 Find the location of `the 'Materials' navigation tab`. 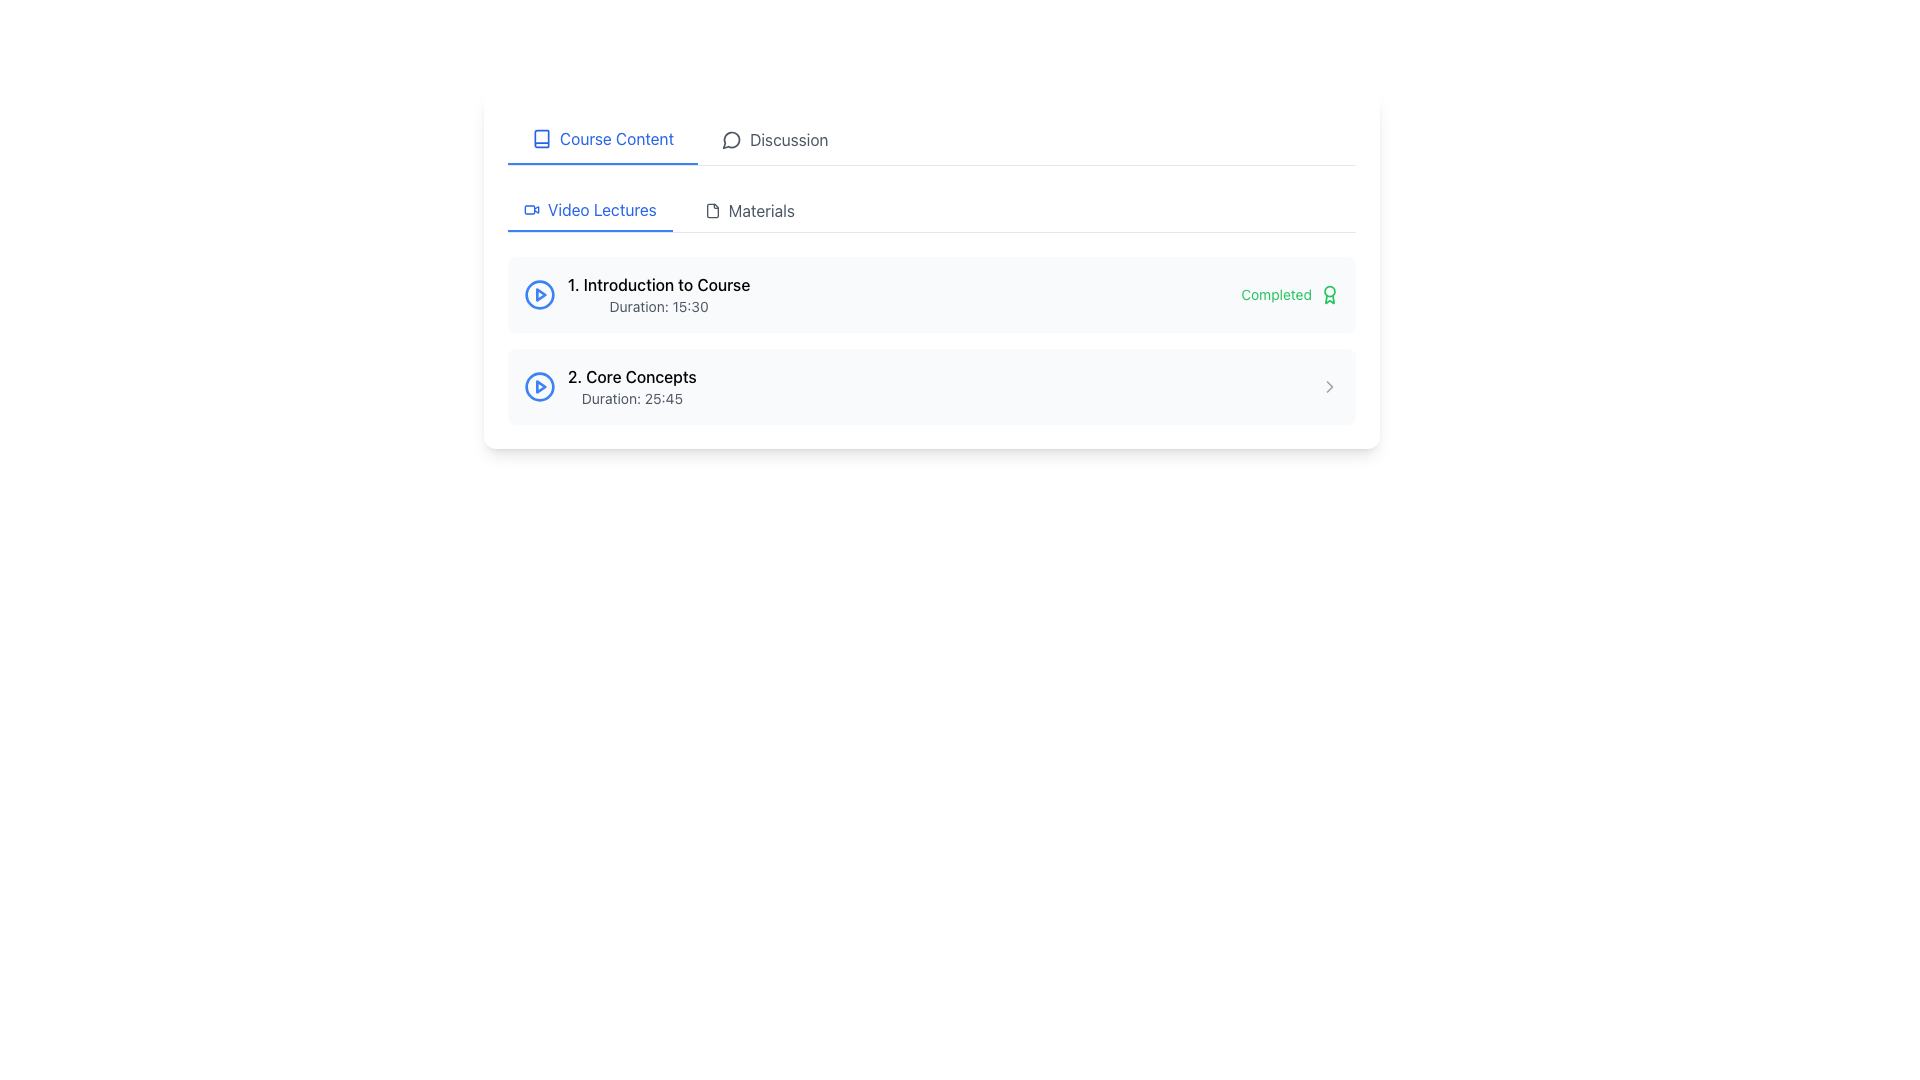

the 'Materials' navigation tab is located at coordinates (748, 211).